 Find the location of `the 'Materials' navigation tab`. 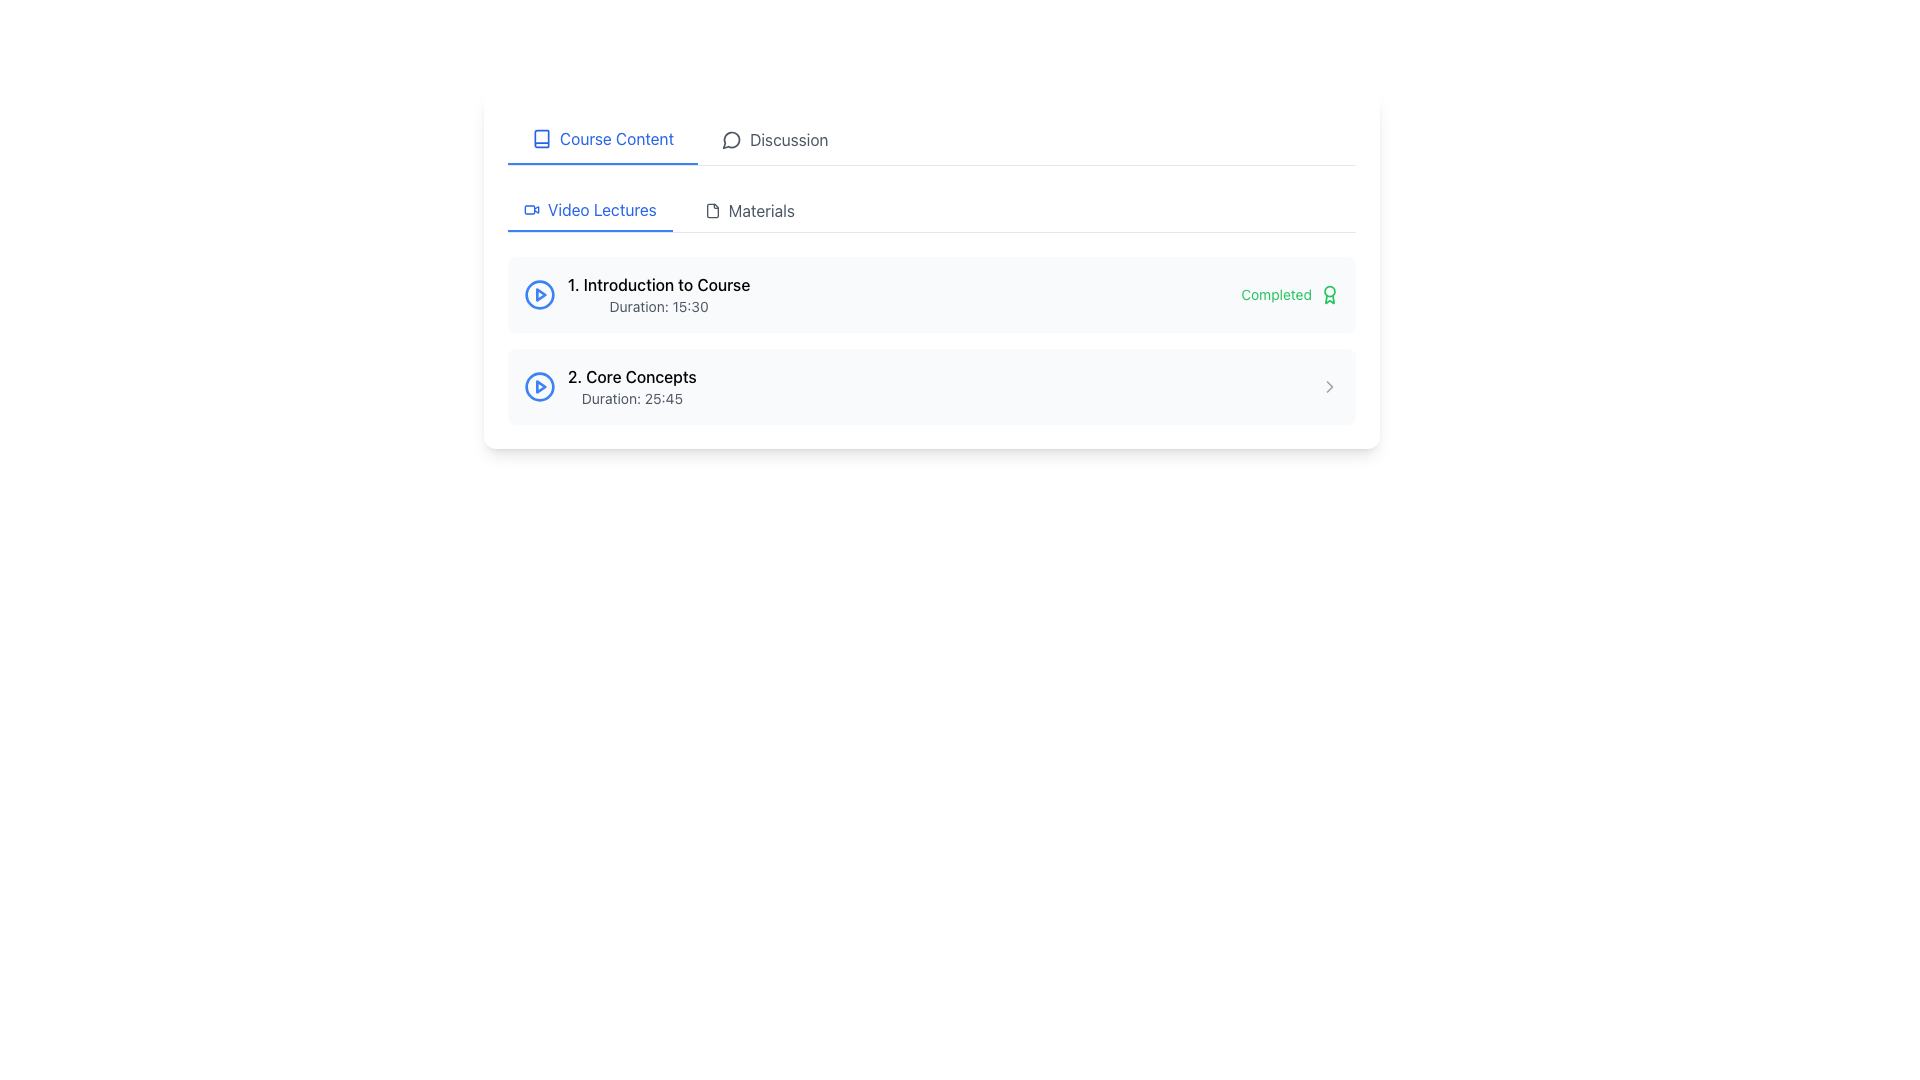

the 'Materials' navigation tab is located at coordinates (748, 211).